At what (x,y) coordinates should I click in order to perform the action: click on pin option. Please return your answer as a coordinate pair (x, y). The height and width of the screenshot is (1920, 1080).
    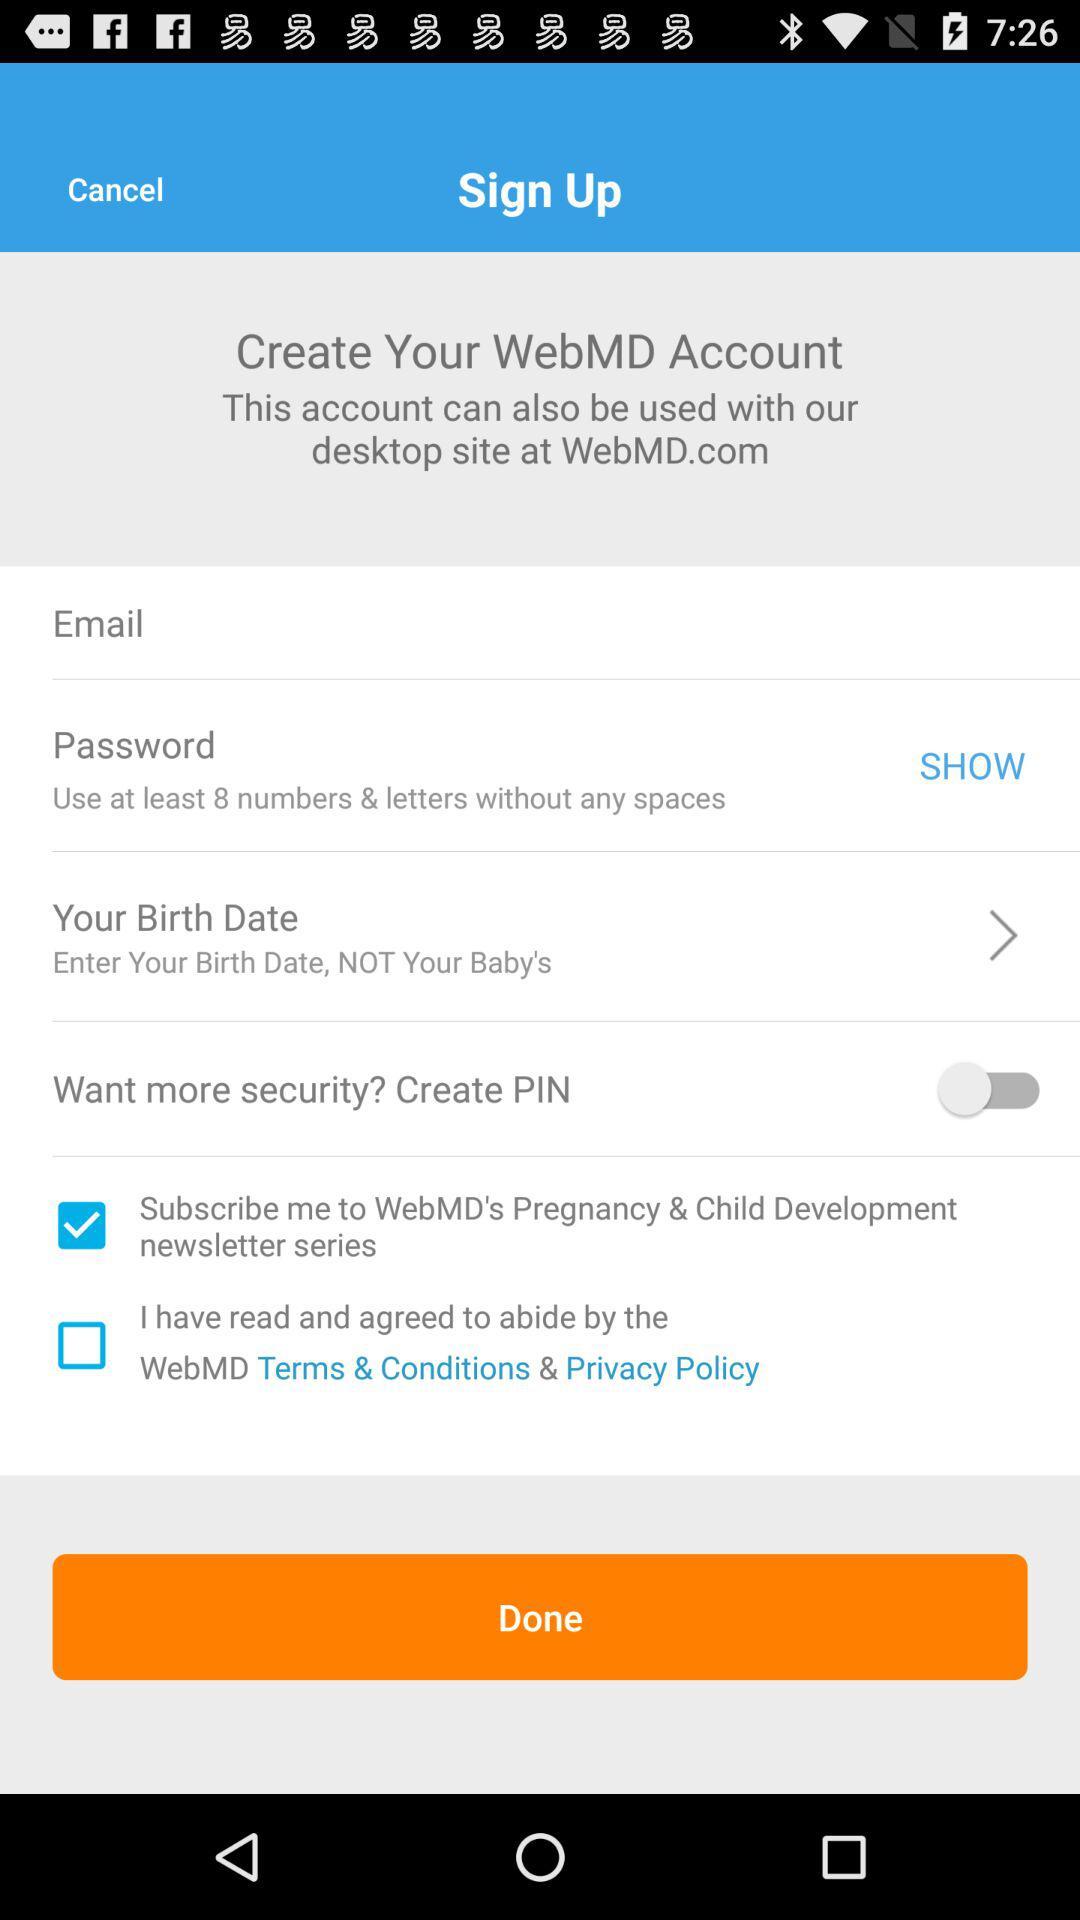
    Looking at the image, I should click on (991, 1087).